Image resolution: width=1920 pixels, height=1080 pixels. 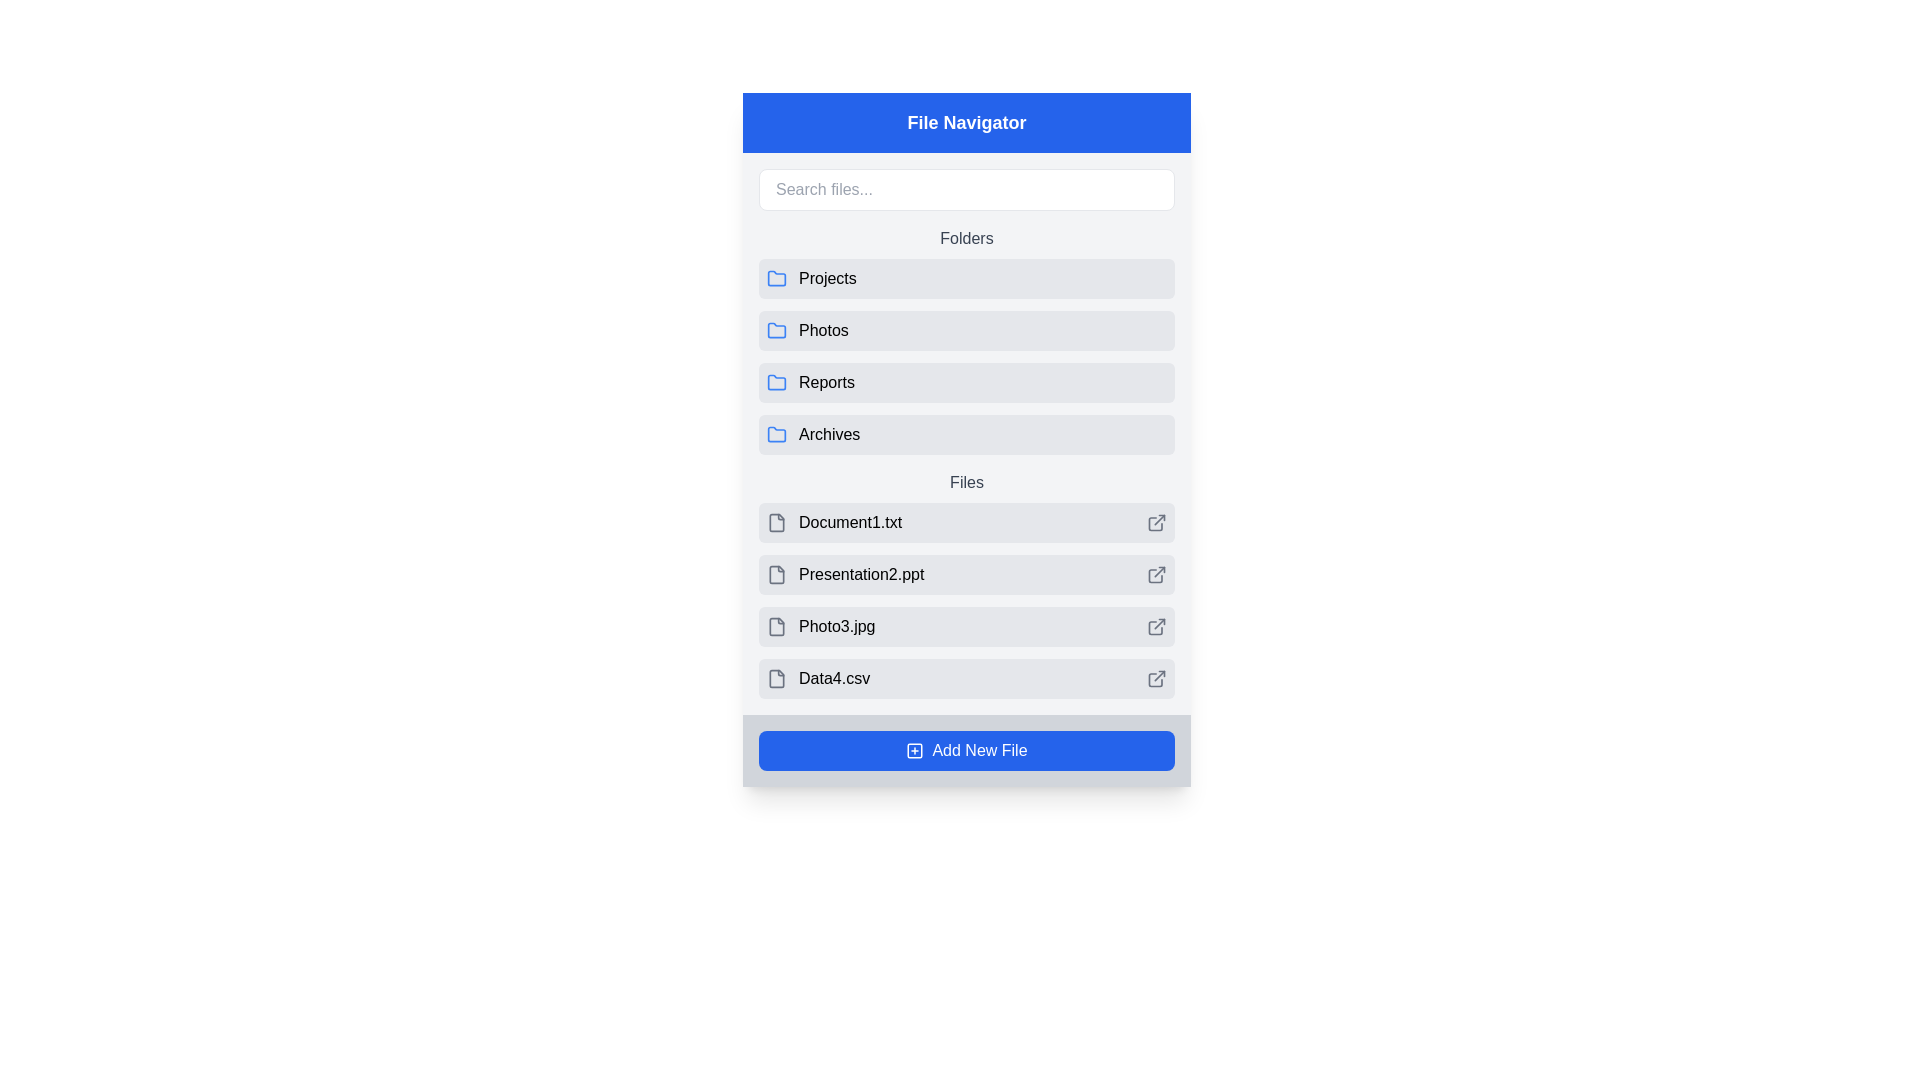 What do you see at coordinates (979, 751) in the screenshot?
I see `on the 'Add New File' label located at the bottom-center of the interface, inside a blue button` at bounding box center [979, 751].